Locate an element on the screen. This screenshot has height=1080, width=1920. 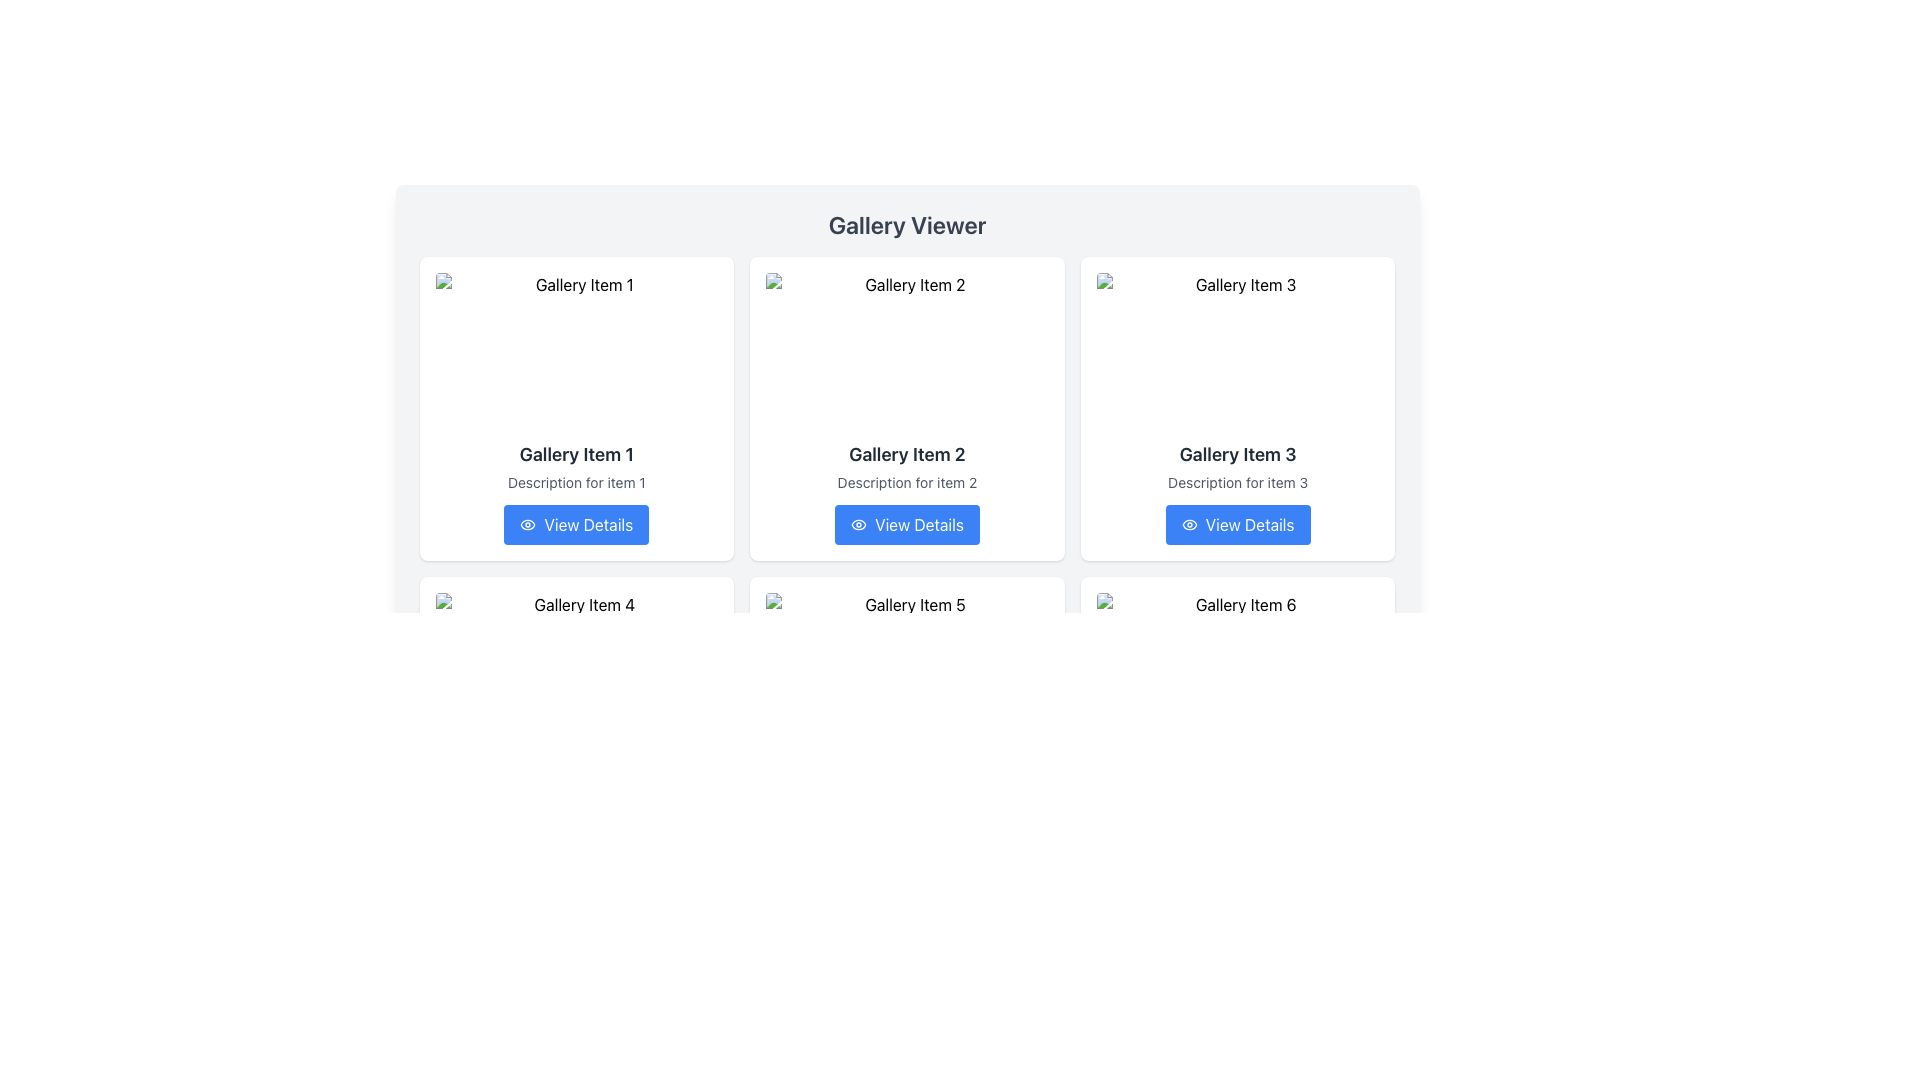
the eye-shaped icon located within the 'View Details' button of the third gallery item, positioned to the left of the button text is located at coordinates (1189, 523).